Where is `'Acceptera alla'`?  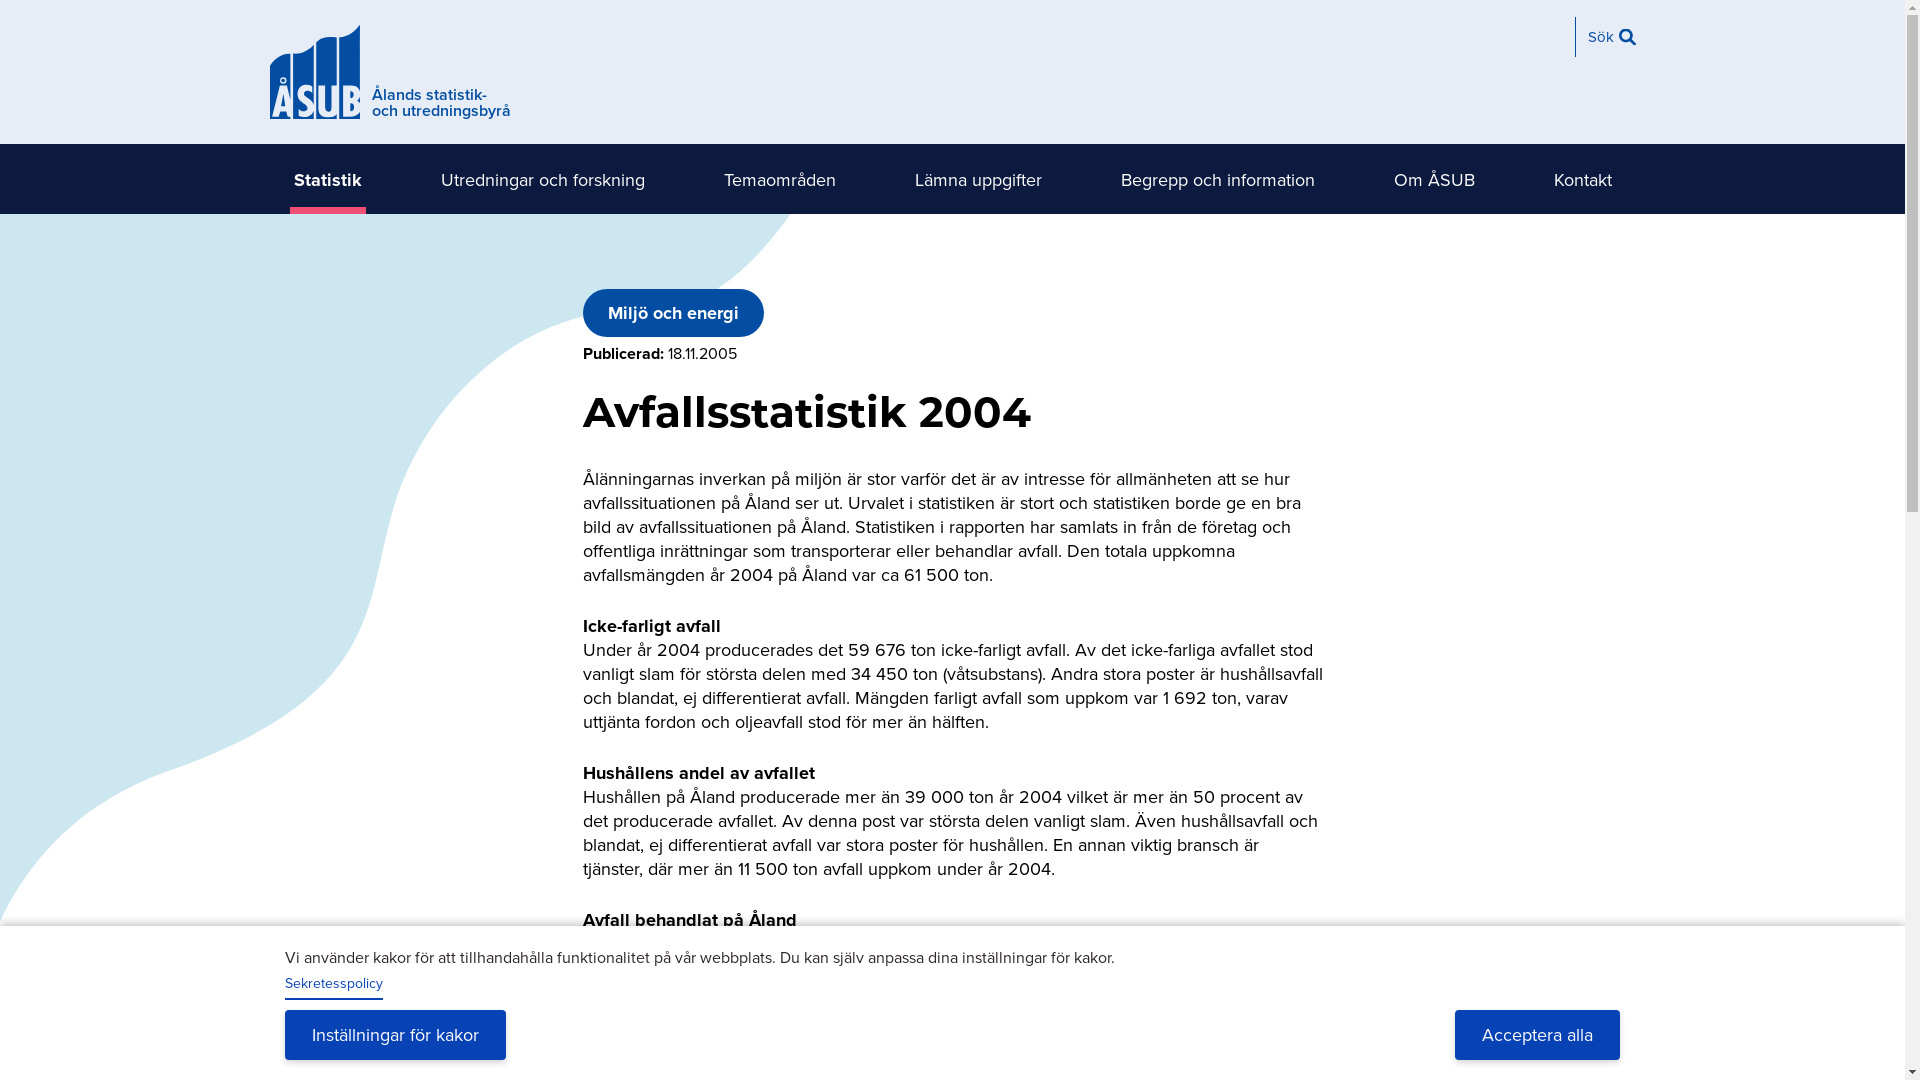
'Acceptera alla' is located at coordinates (1536, 1034).